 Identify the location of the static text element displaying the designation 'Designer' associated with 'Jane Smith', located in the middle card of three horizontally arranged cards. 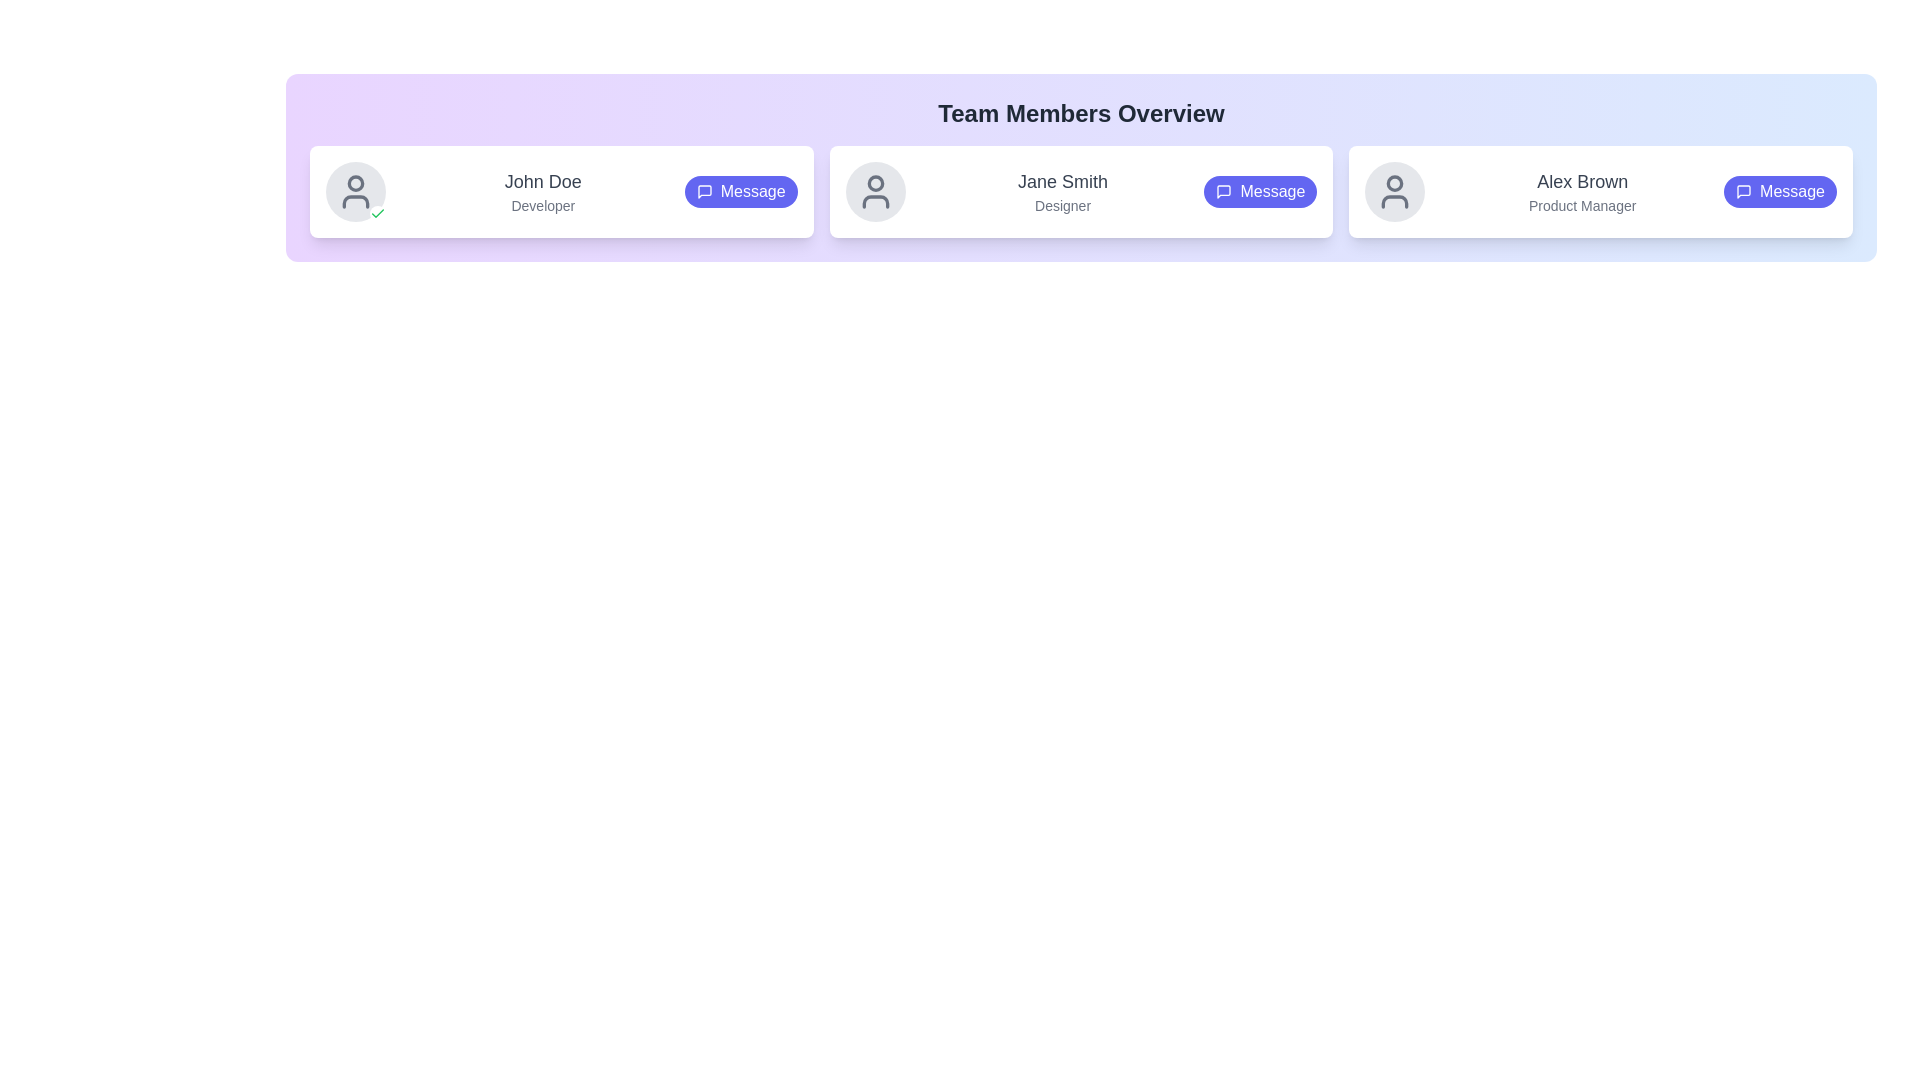
(1062, 205).